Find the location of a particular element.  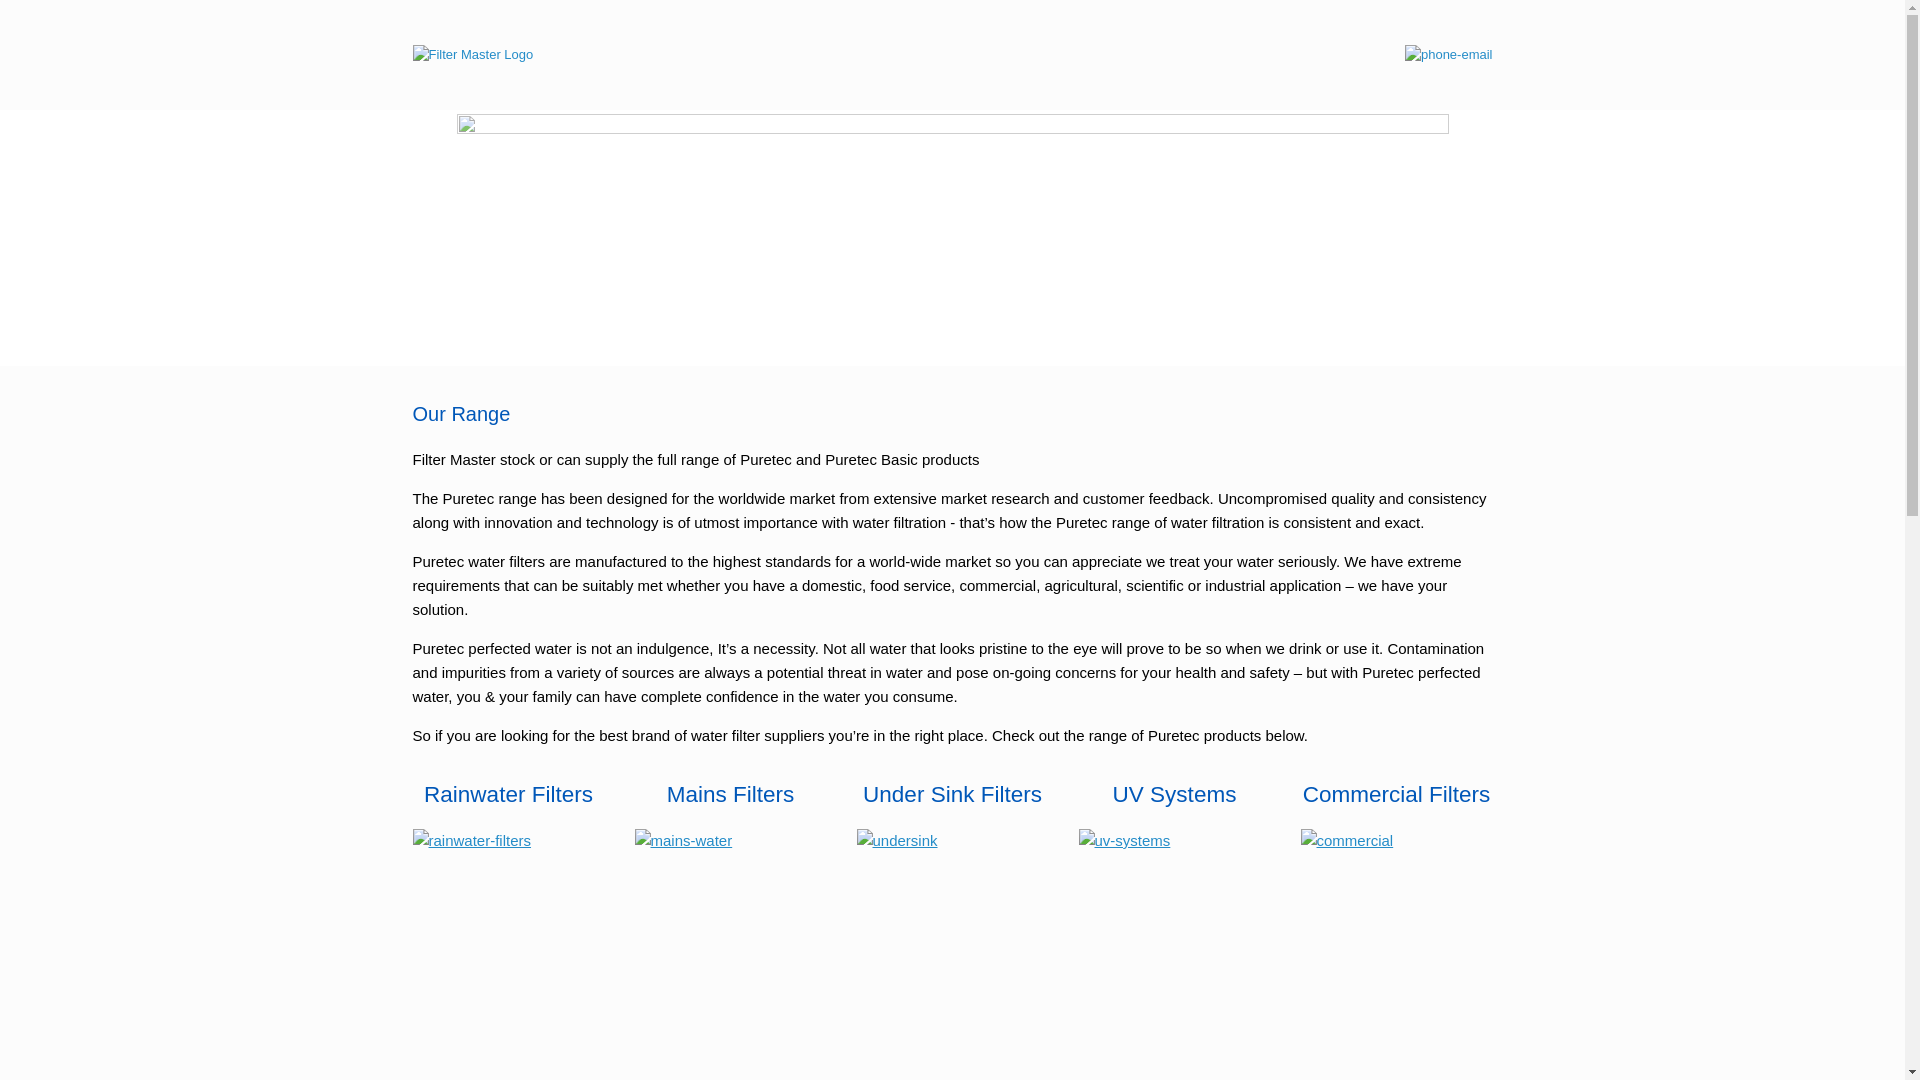

'Filter Master' is located at coordinates (471, 53).